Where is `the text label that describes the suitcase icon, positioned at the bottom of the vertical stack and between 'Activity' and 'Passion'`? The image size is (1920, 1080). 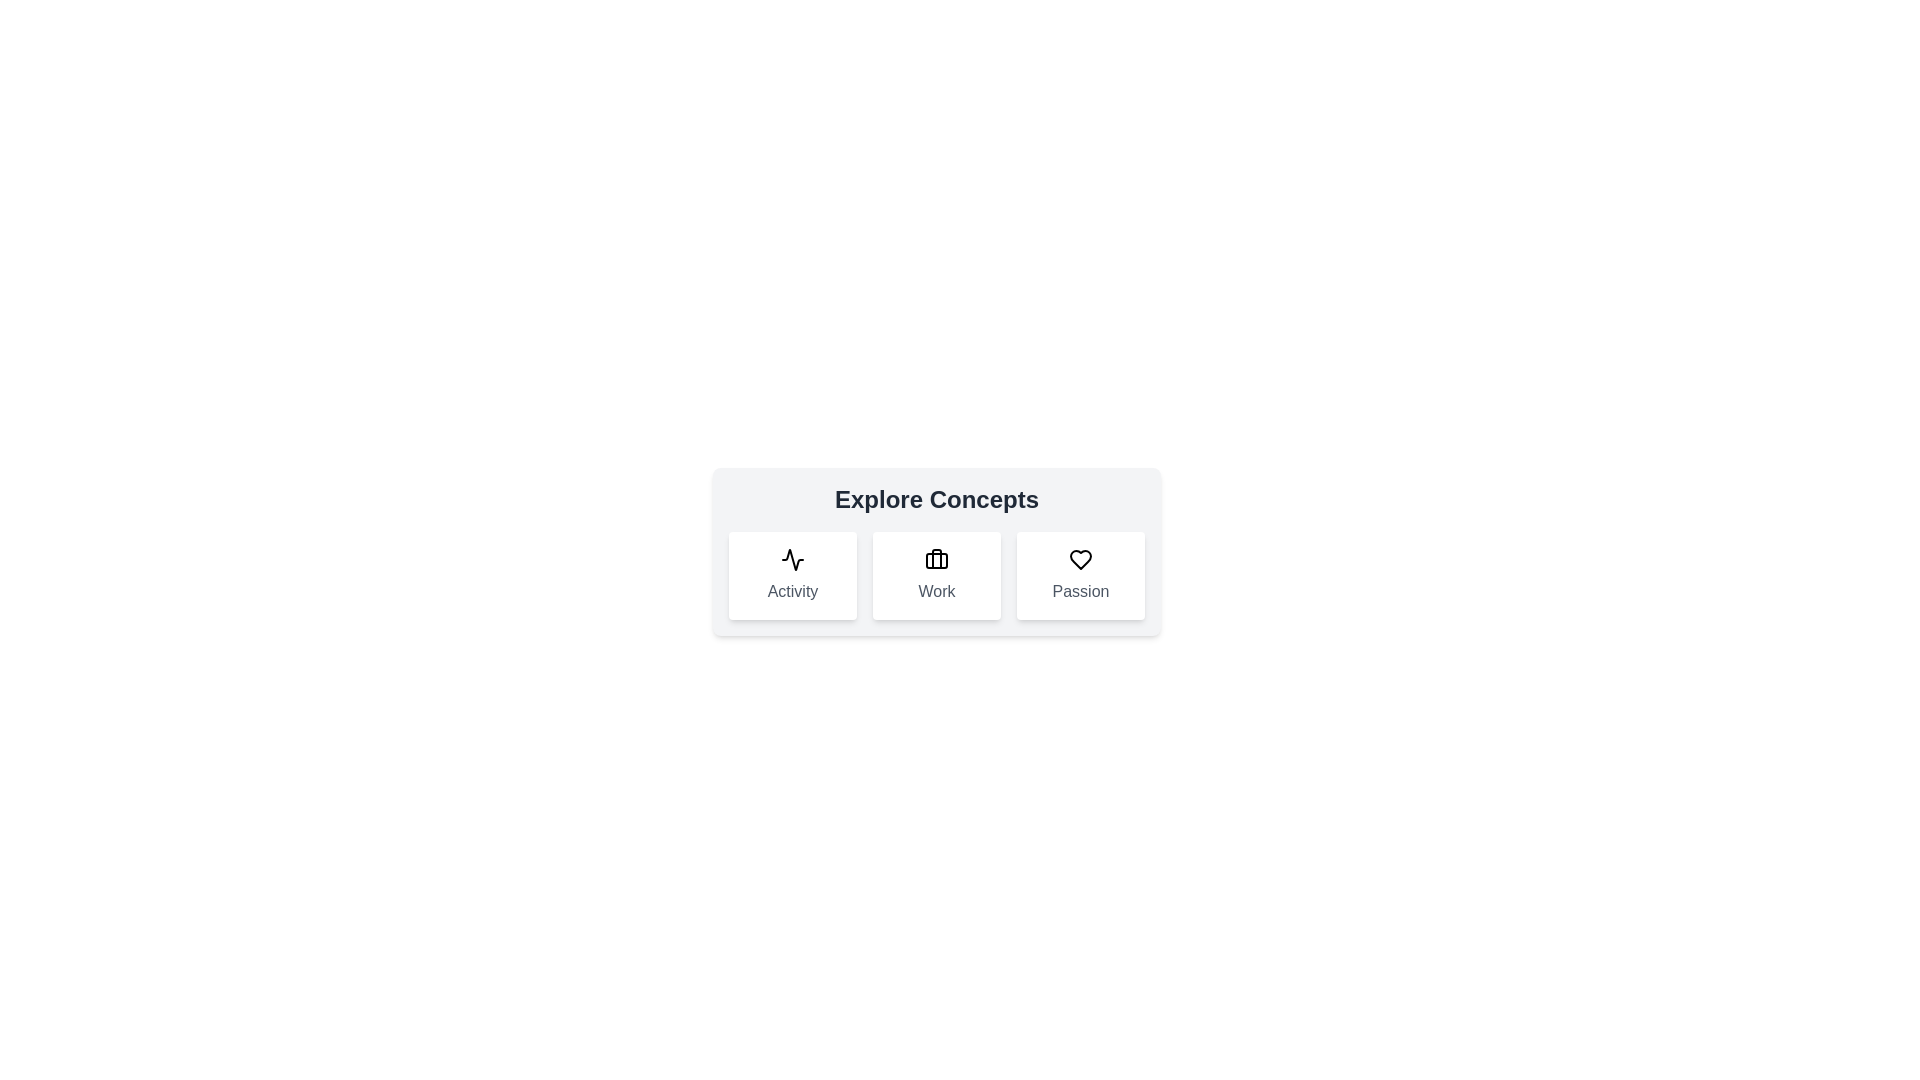
the text label that describes the suitcase icon, positioned at the bottom of the vertical stack and between 'Activity' and 'Passion' is located at coordinates (935, 590).